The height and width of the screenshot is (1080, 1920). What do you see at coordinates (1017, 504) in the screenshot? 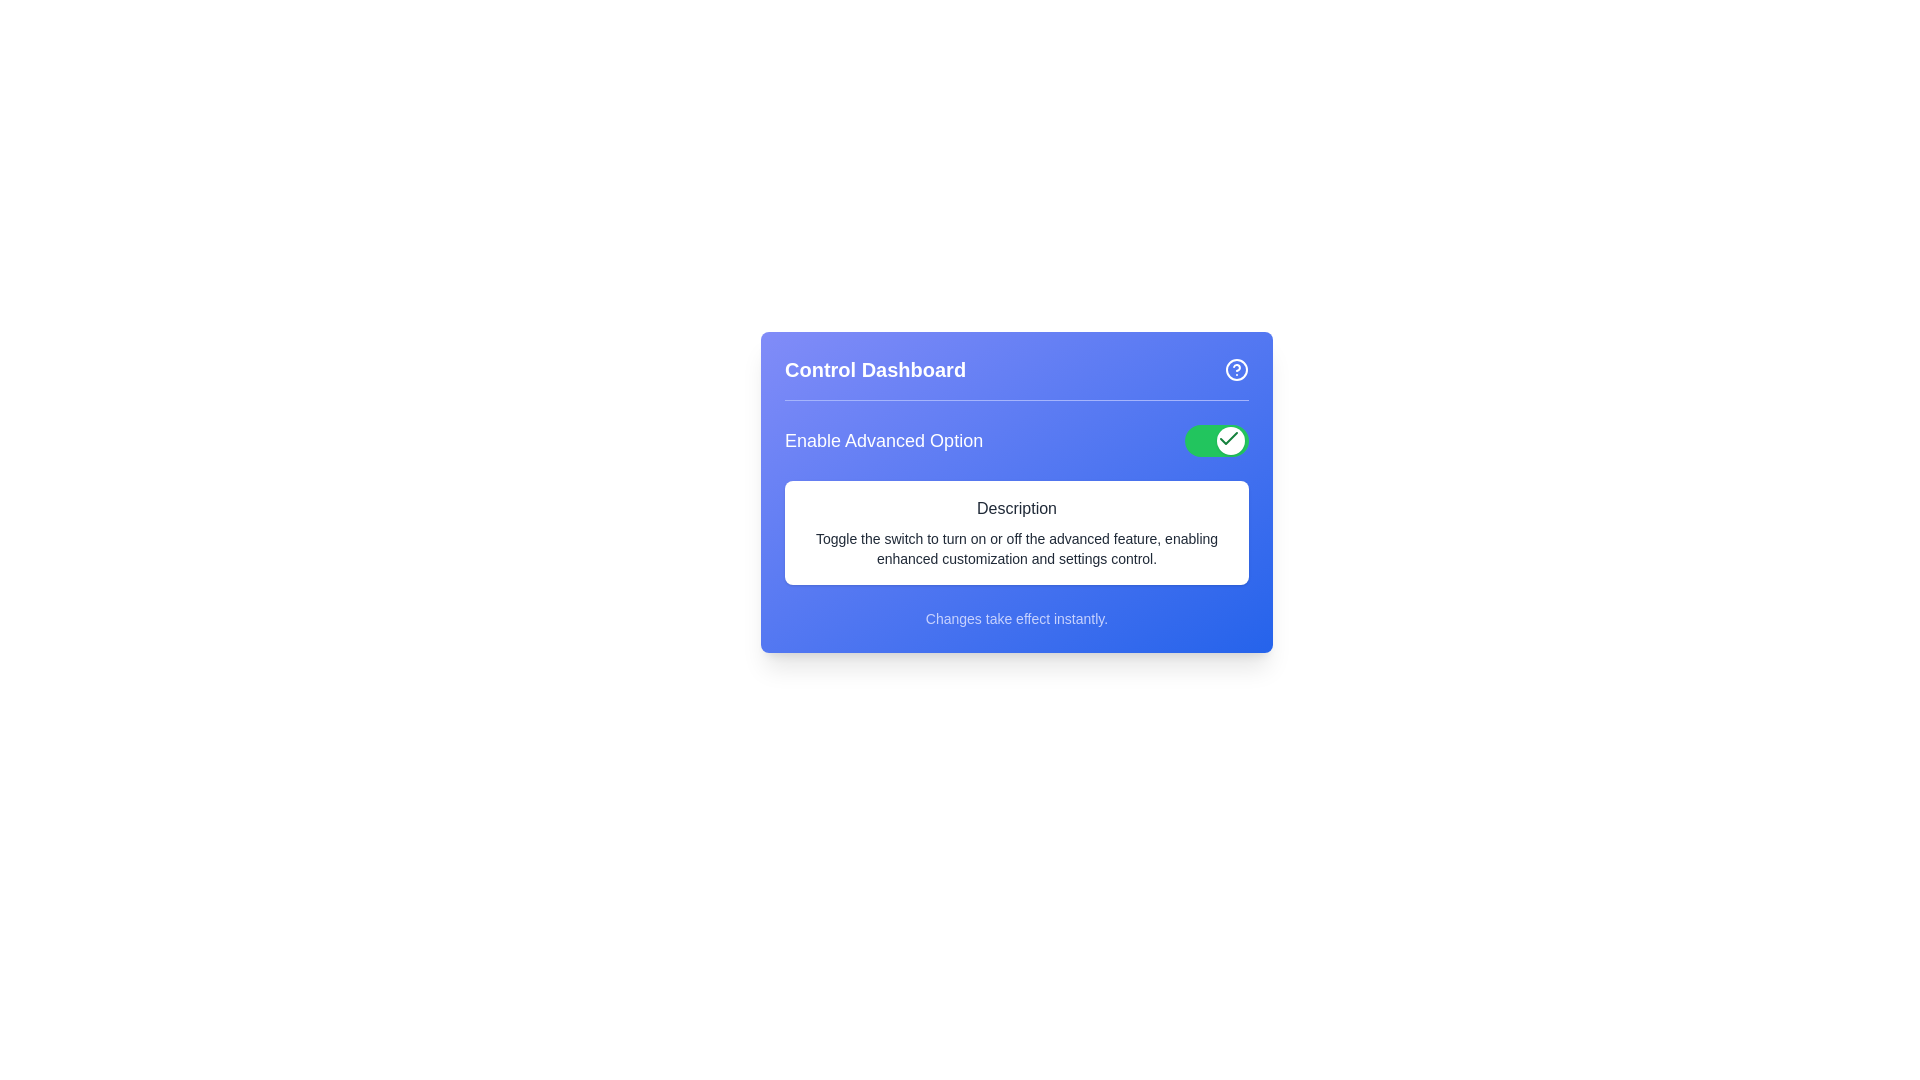
I see `descriptive text within the rectangular card component that has a white background and contains the heading 'Description'` at bounding box center [1017, 504].